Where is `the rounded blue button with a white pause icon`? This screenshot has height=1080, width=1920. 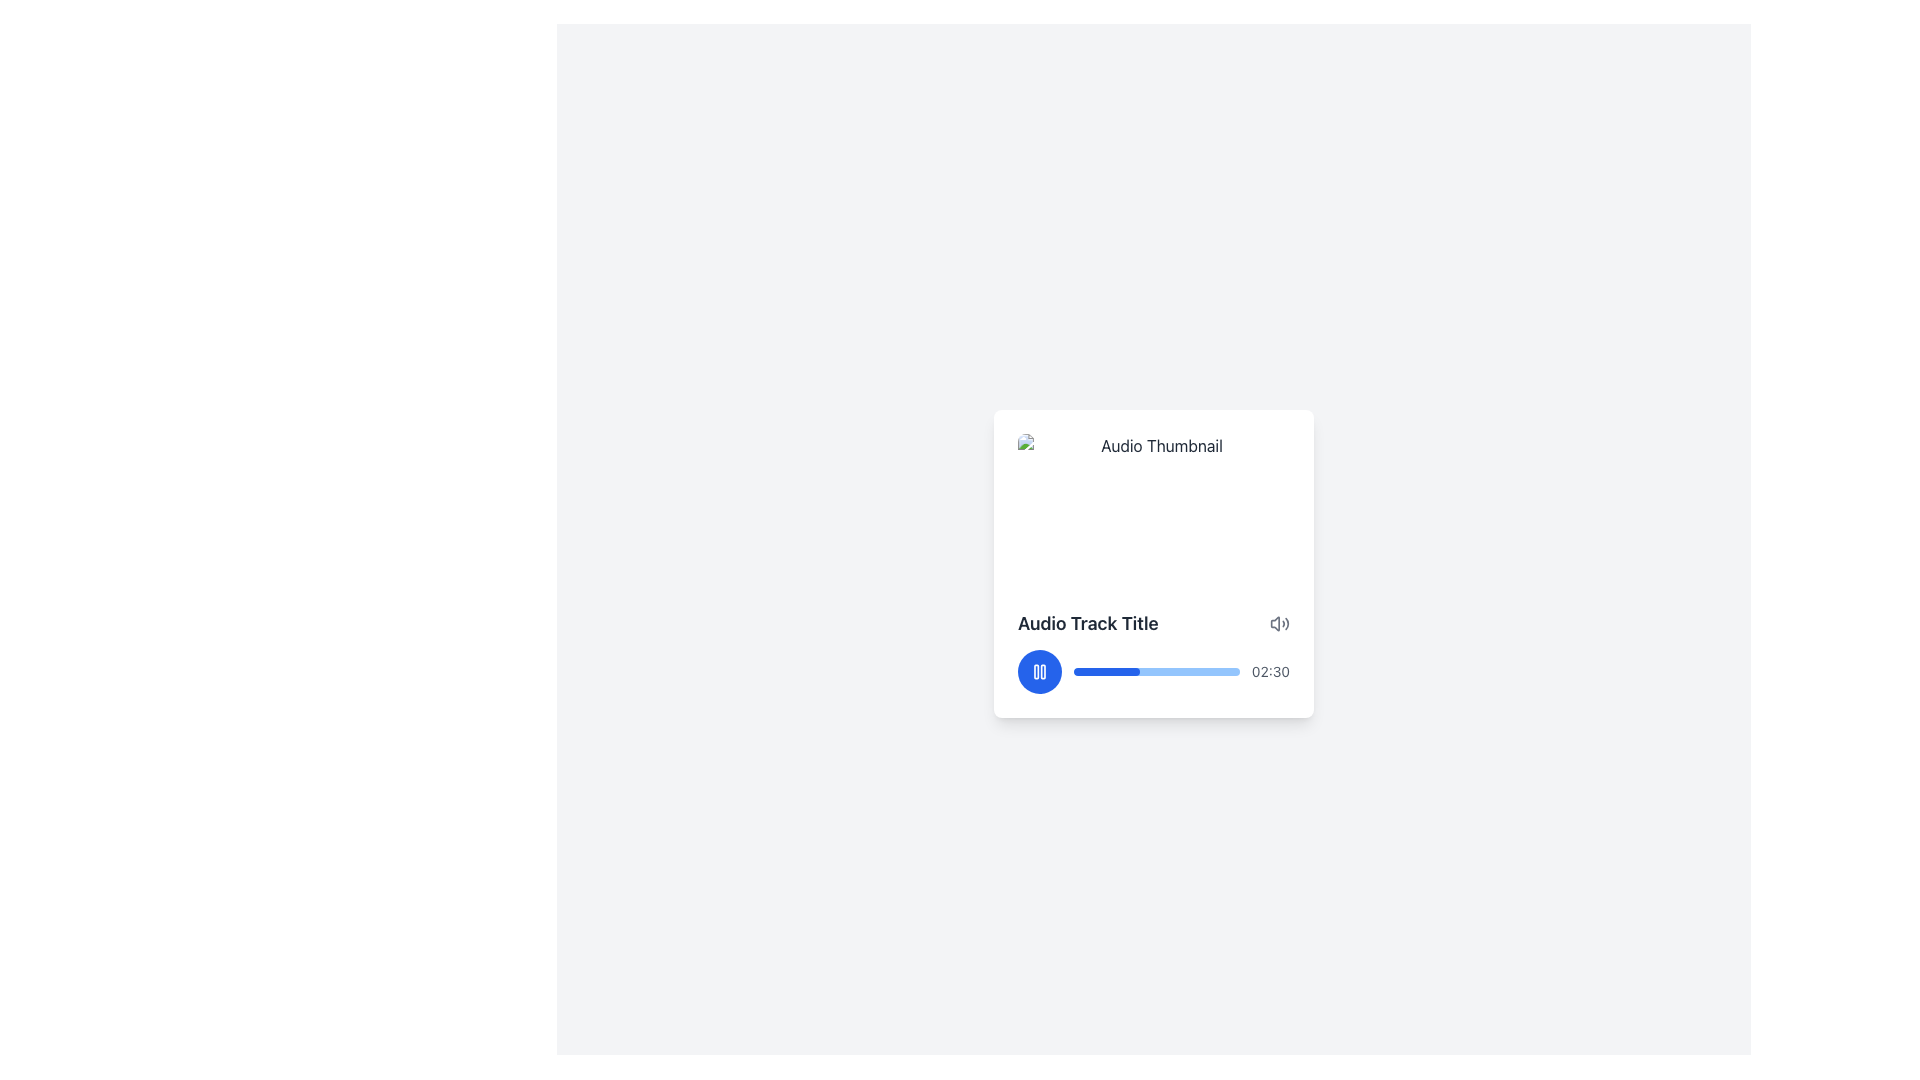
the rounded blue button with a white pause icon is located at coordinates (1040, 671).